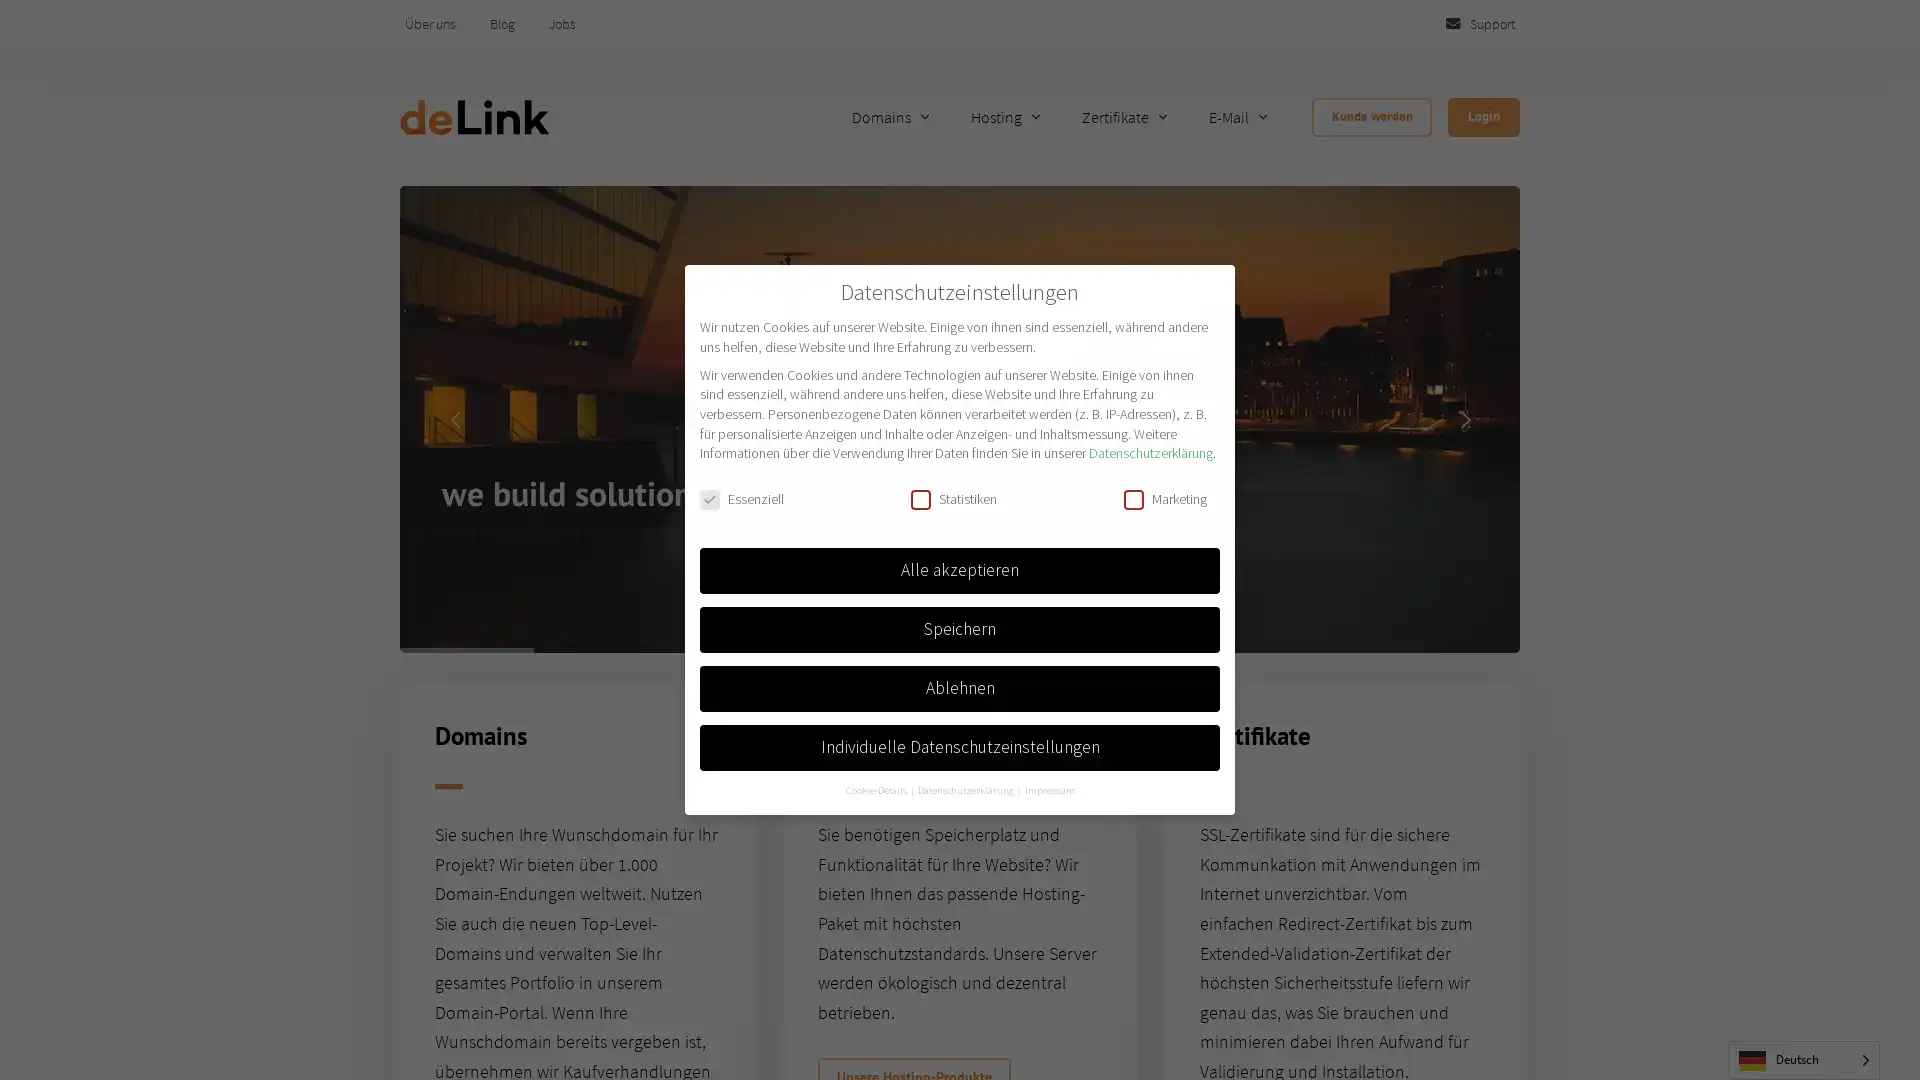 The height and width of the screenshot is (1080, 1920). Describe the element at coordinates (960, 686) in the screenshot. I see `Ablehnen` at that location.